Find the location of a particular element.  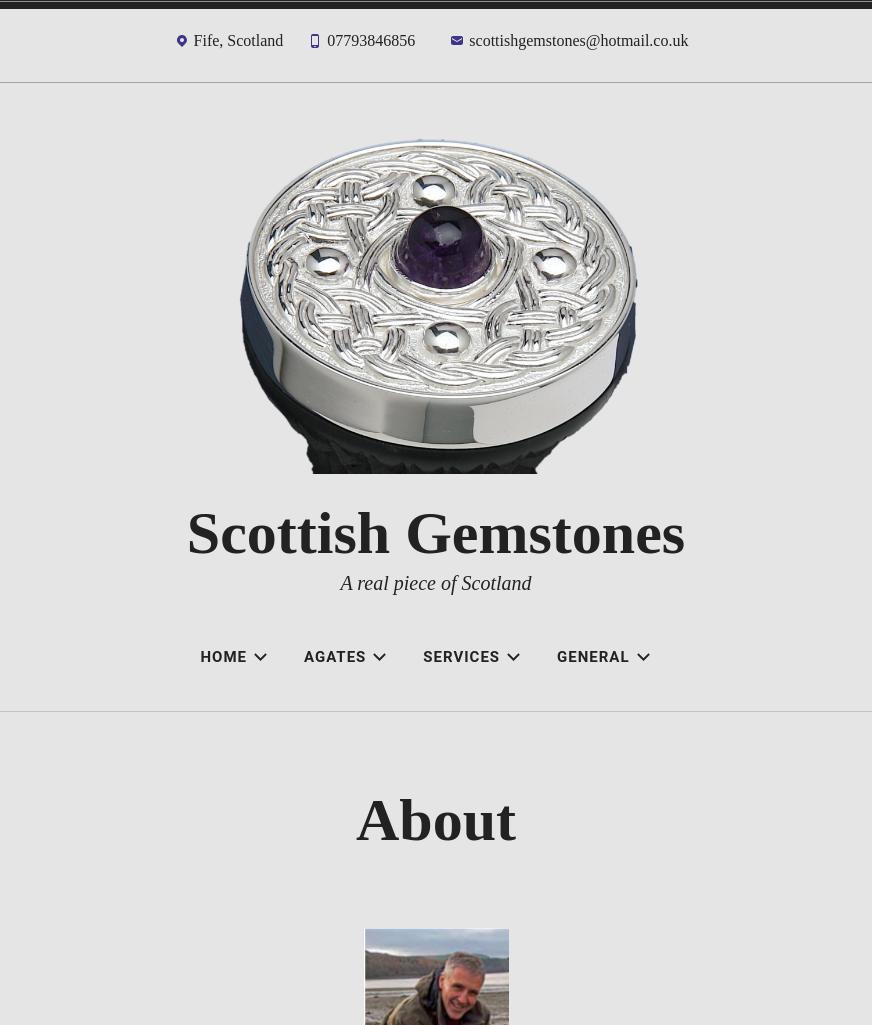

'Home' is located at coordinates (221, 656).